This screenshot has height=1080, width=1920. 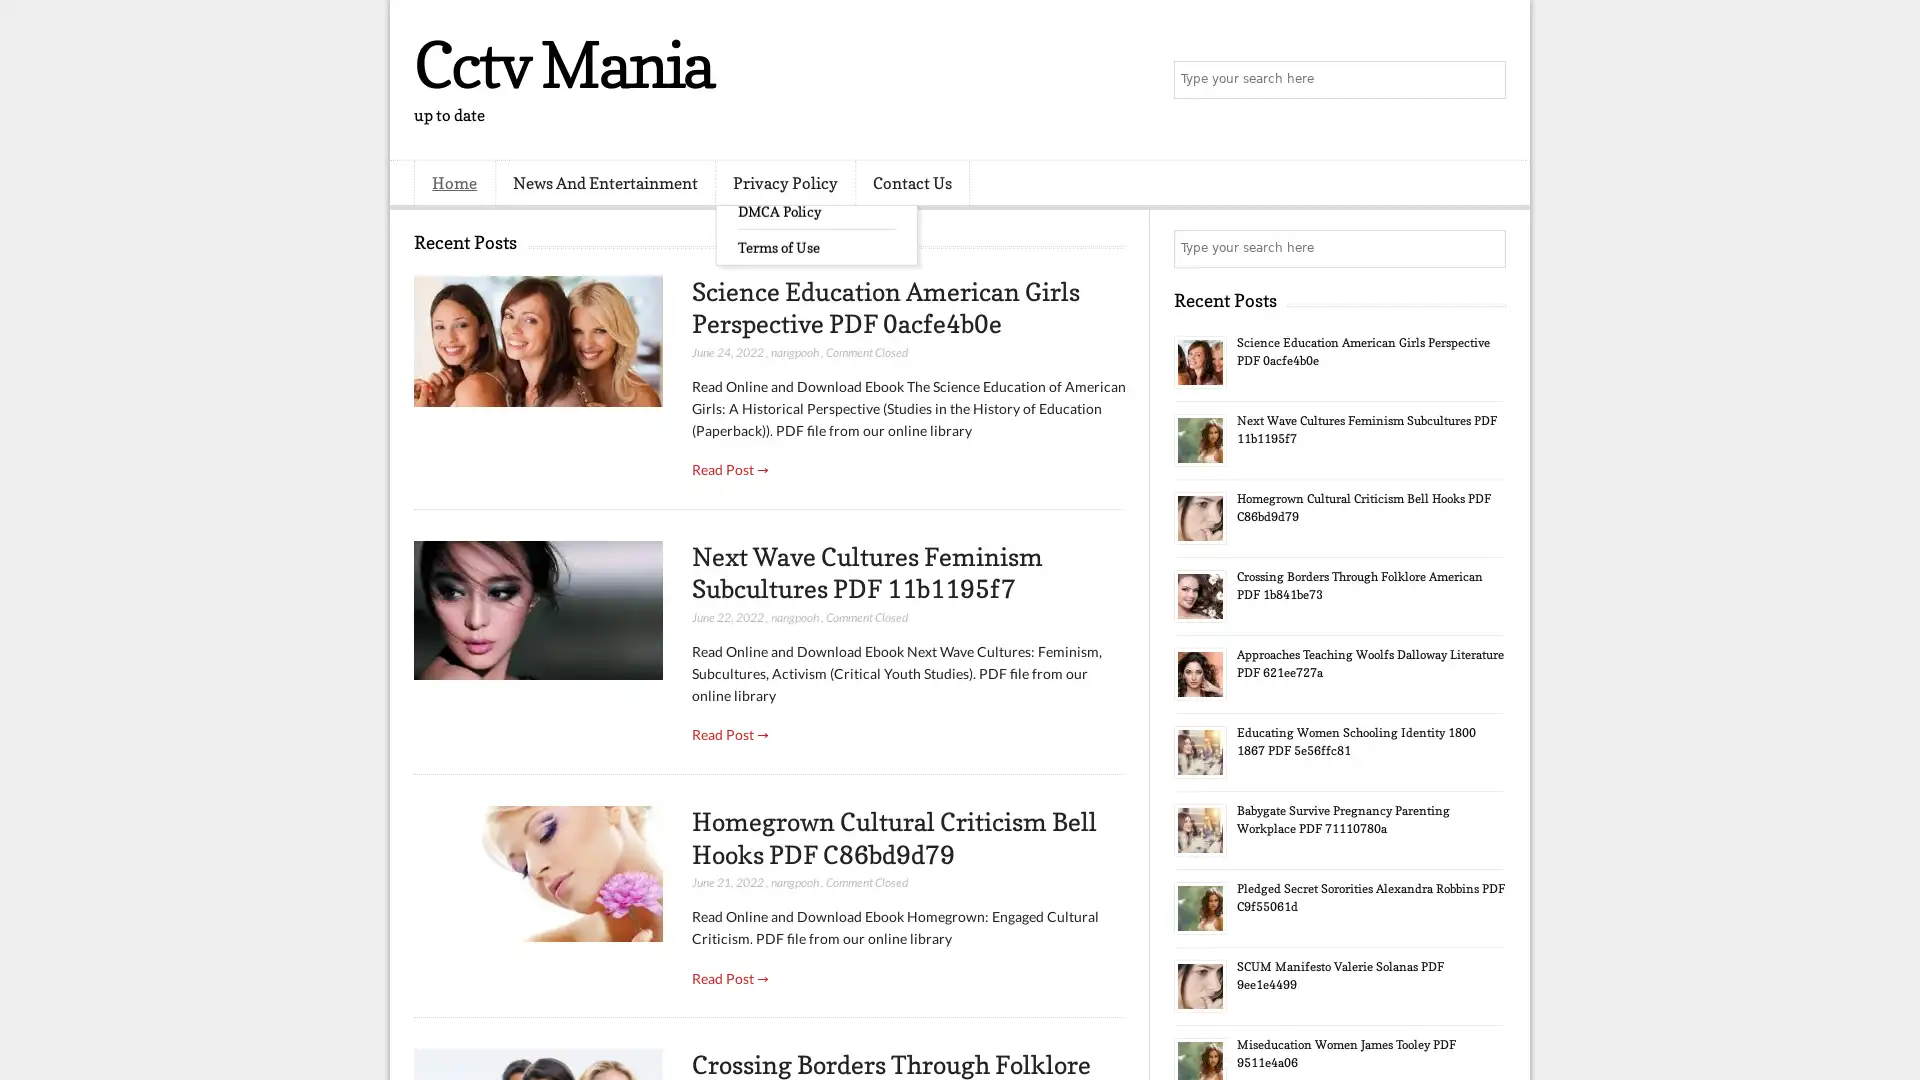 I want to click on Search, so click(x=1485, y=248).